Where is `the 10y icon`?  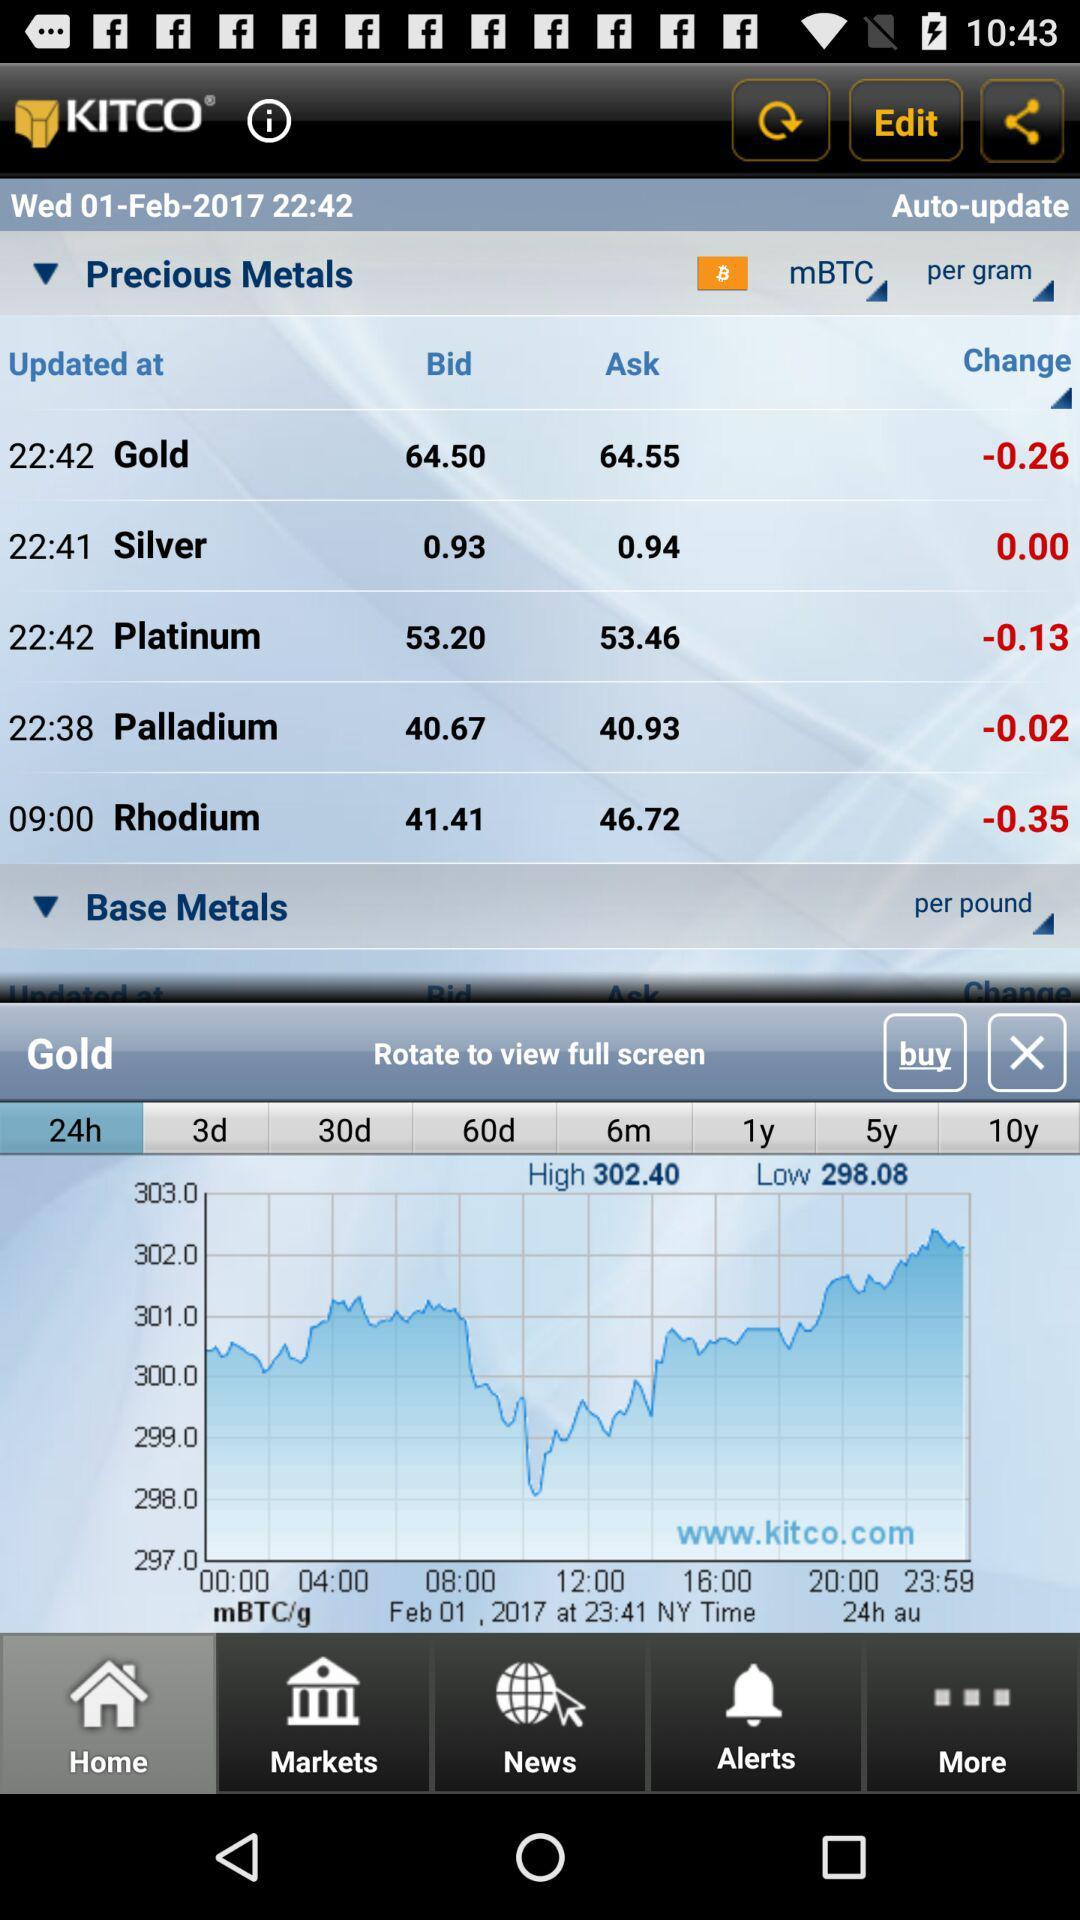 the 10y icon is located at coordinates (1009, 1129).